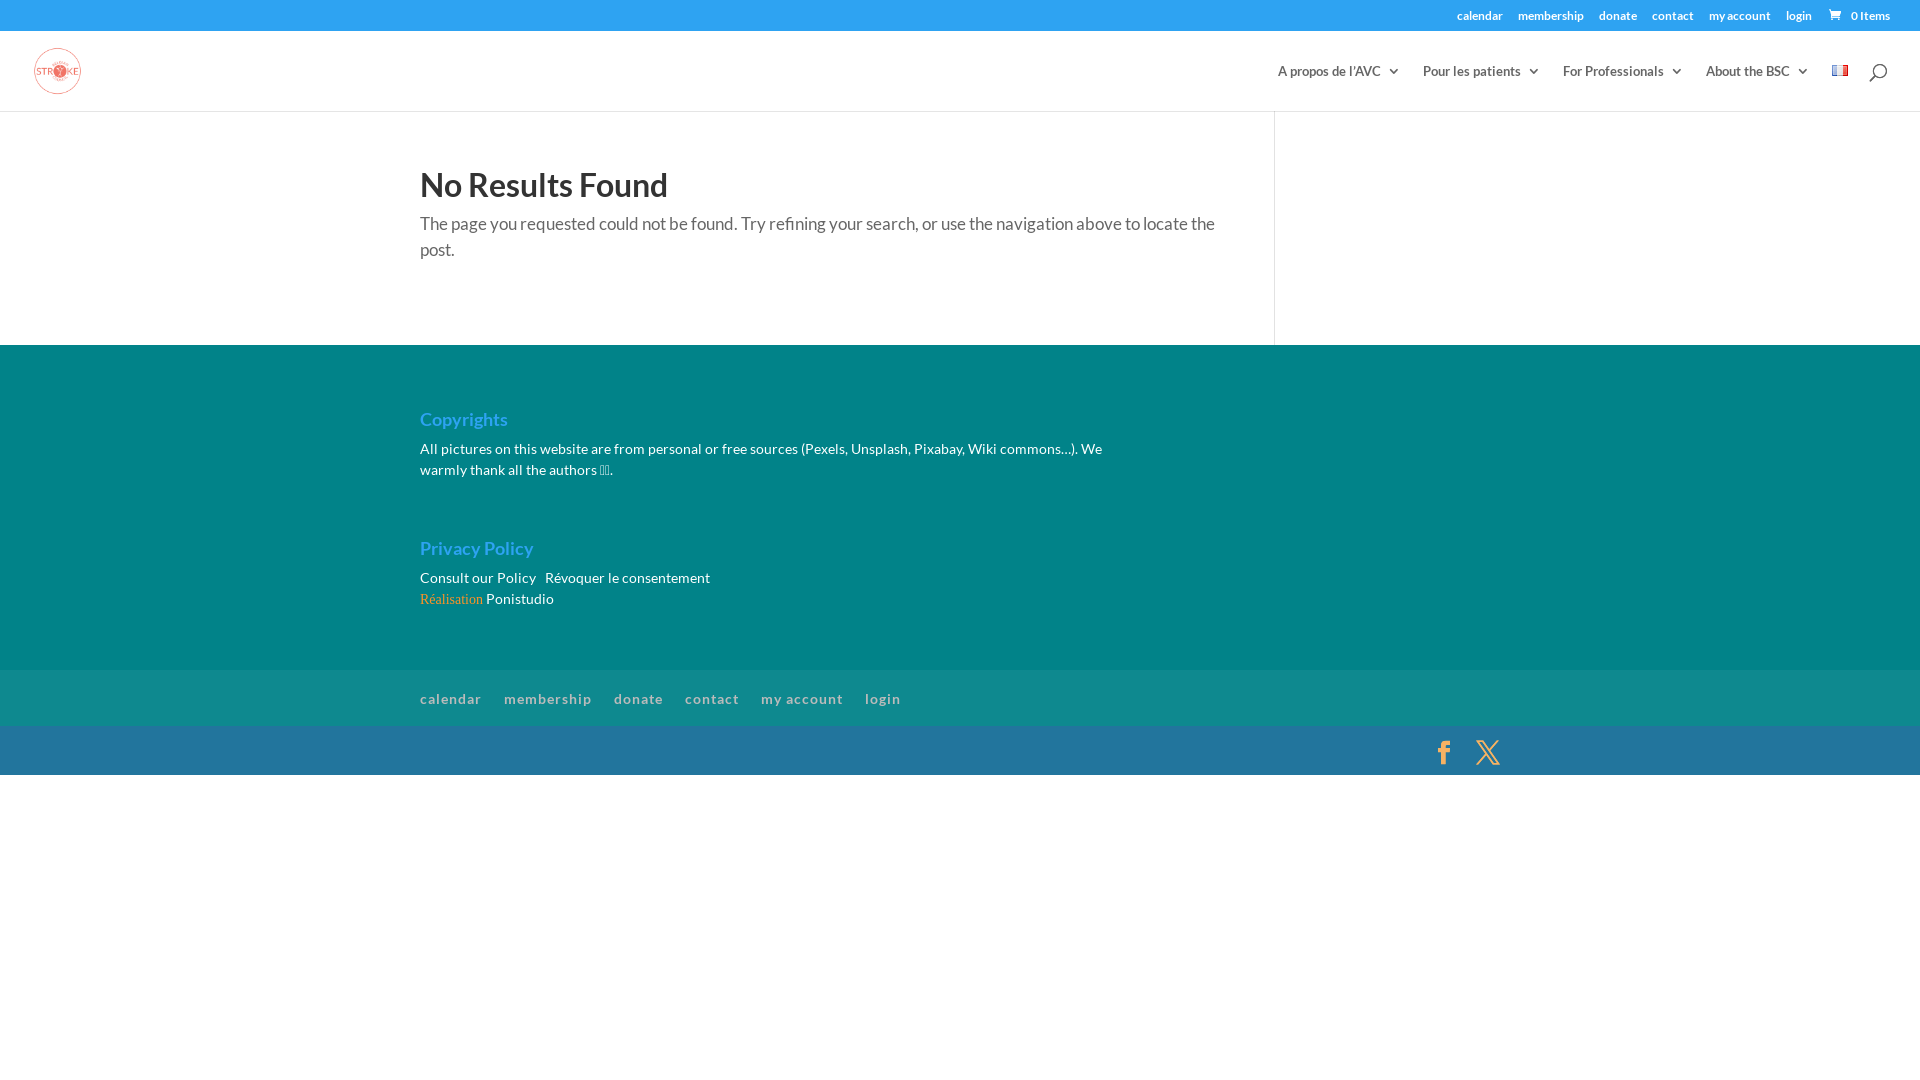  What do you see at coordinates (1623, 86) in the screenshot?
I see `'For Professionals'` at bounding box center [1623, 86].